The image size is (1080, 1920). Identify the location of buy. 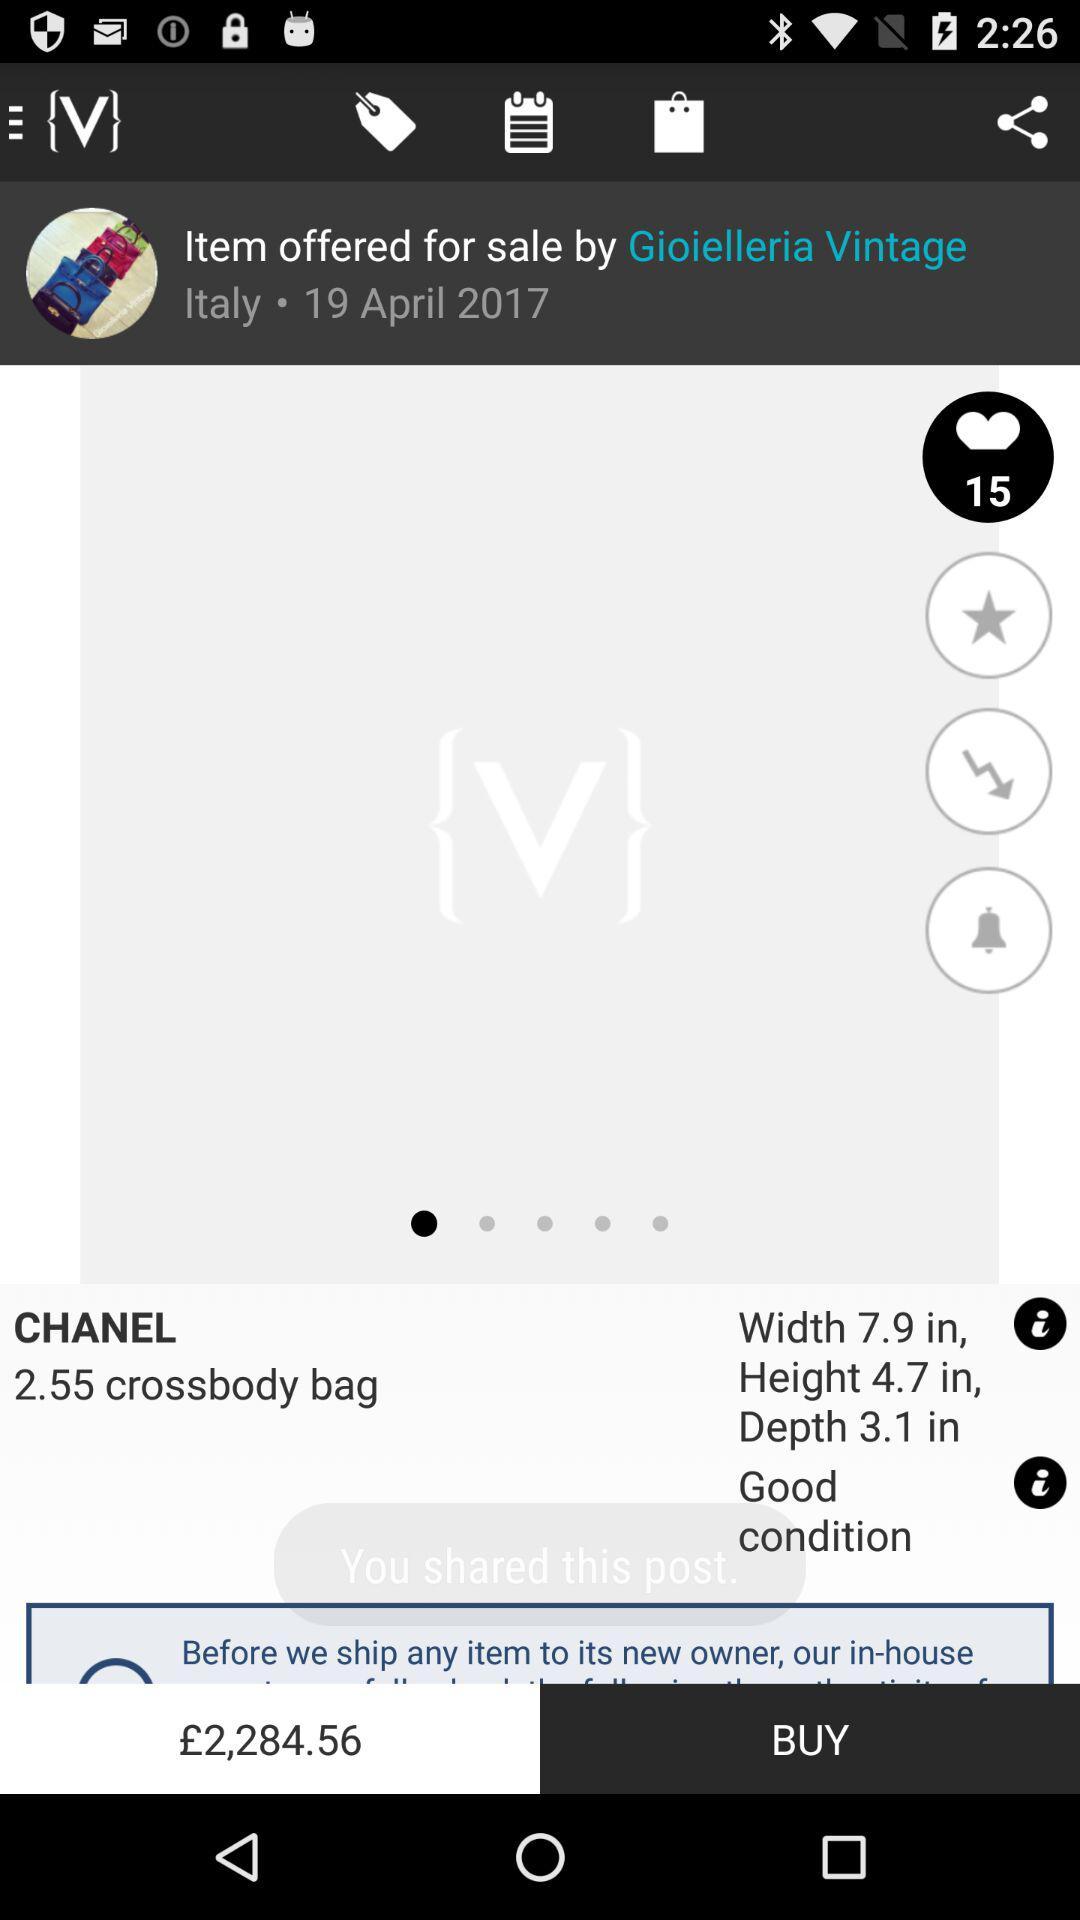
(810, 1737).